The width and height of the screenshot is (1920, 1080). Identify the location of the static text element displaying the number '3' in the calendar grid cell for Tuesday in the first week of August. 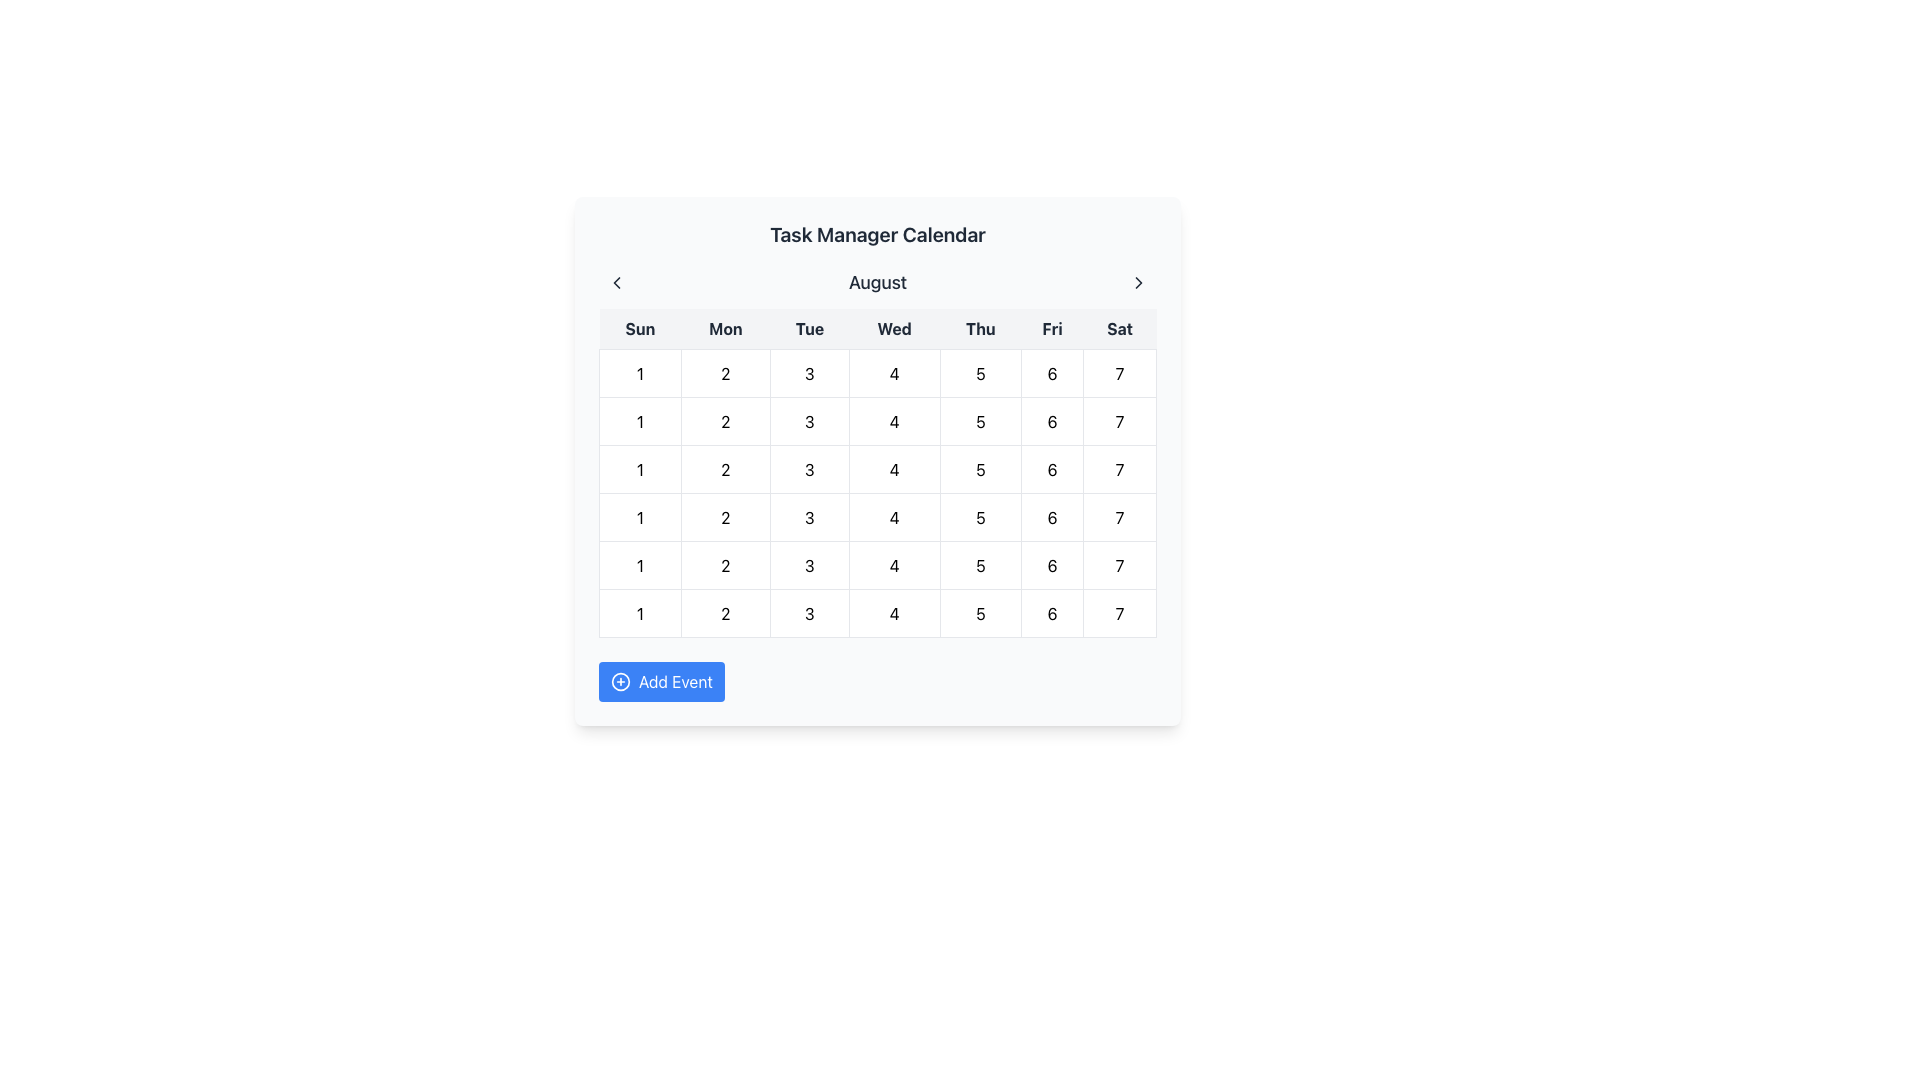
(809, 612).